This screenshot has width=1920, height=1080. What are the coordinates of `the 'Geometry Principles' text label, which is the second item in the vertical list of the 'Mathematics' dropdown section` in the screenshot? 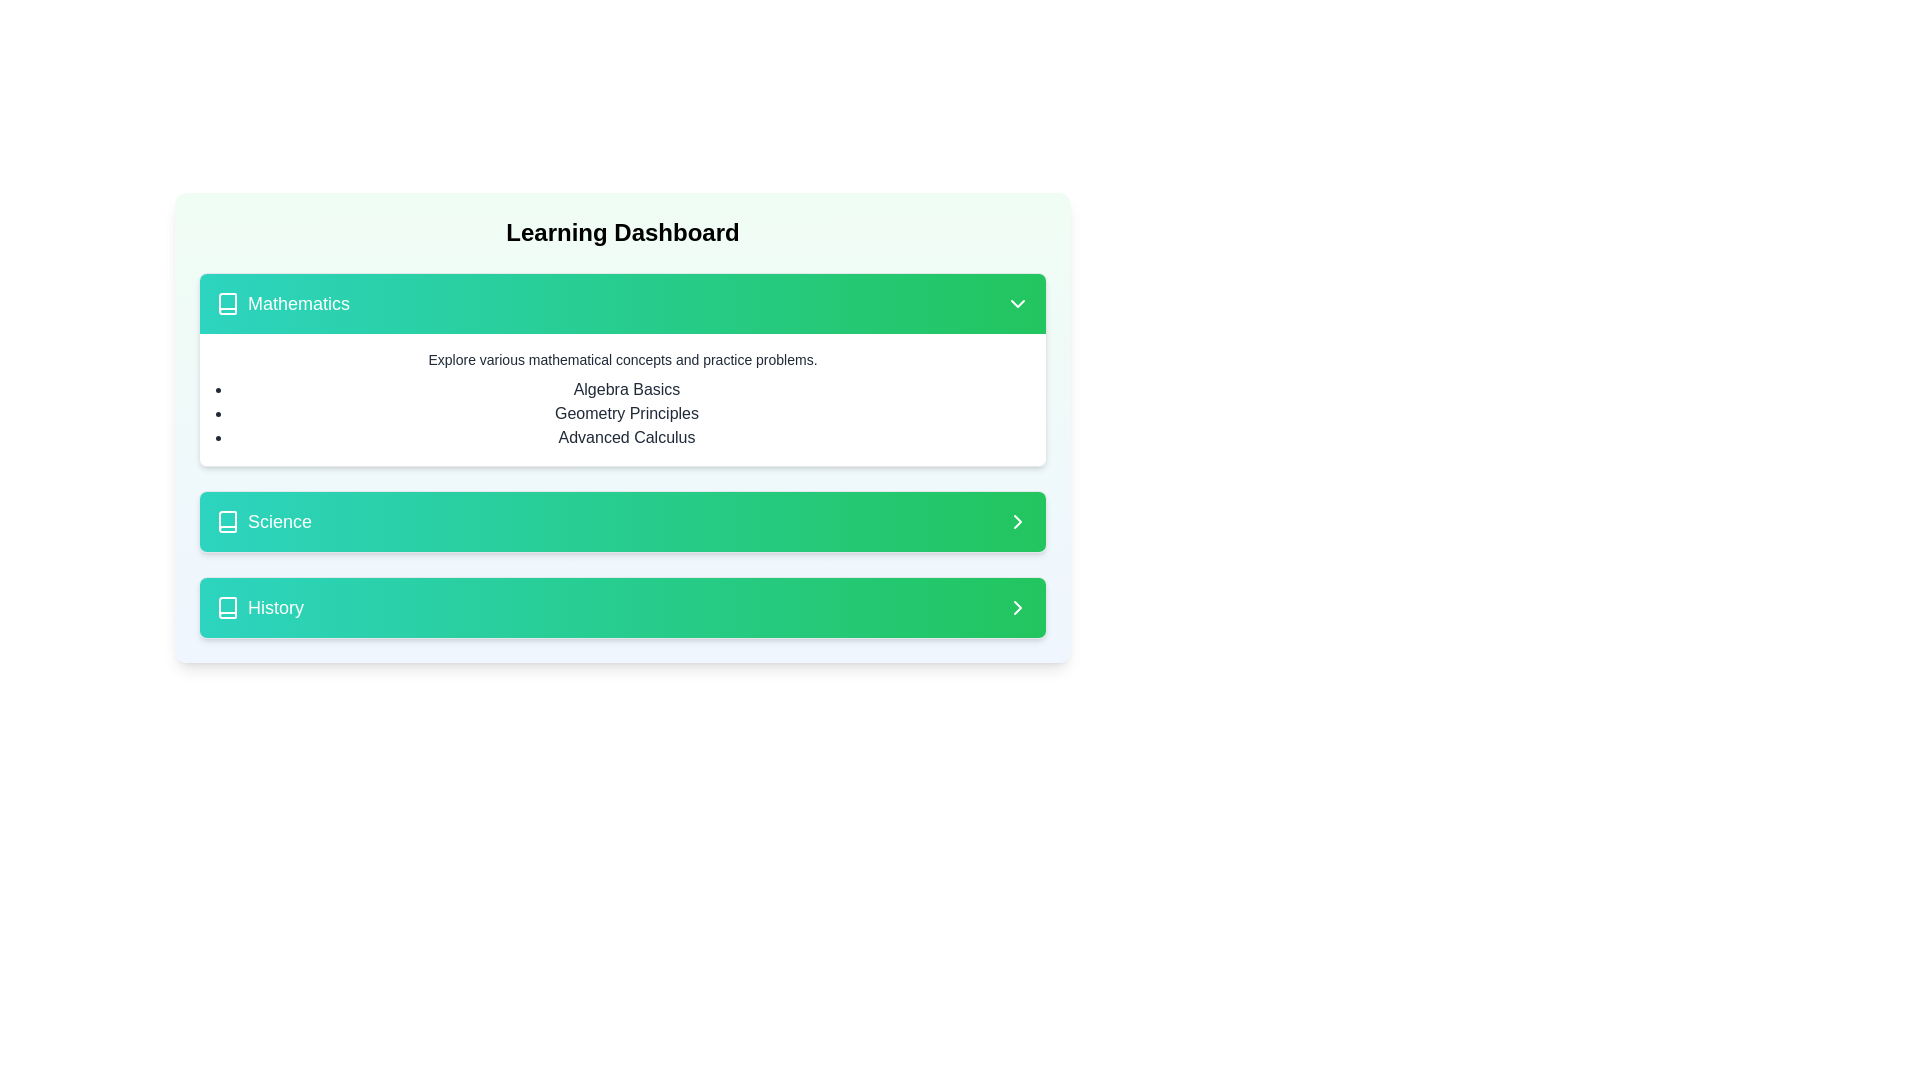 It's located at (626, 412).